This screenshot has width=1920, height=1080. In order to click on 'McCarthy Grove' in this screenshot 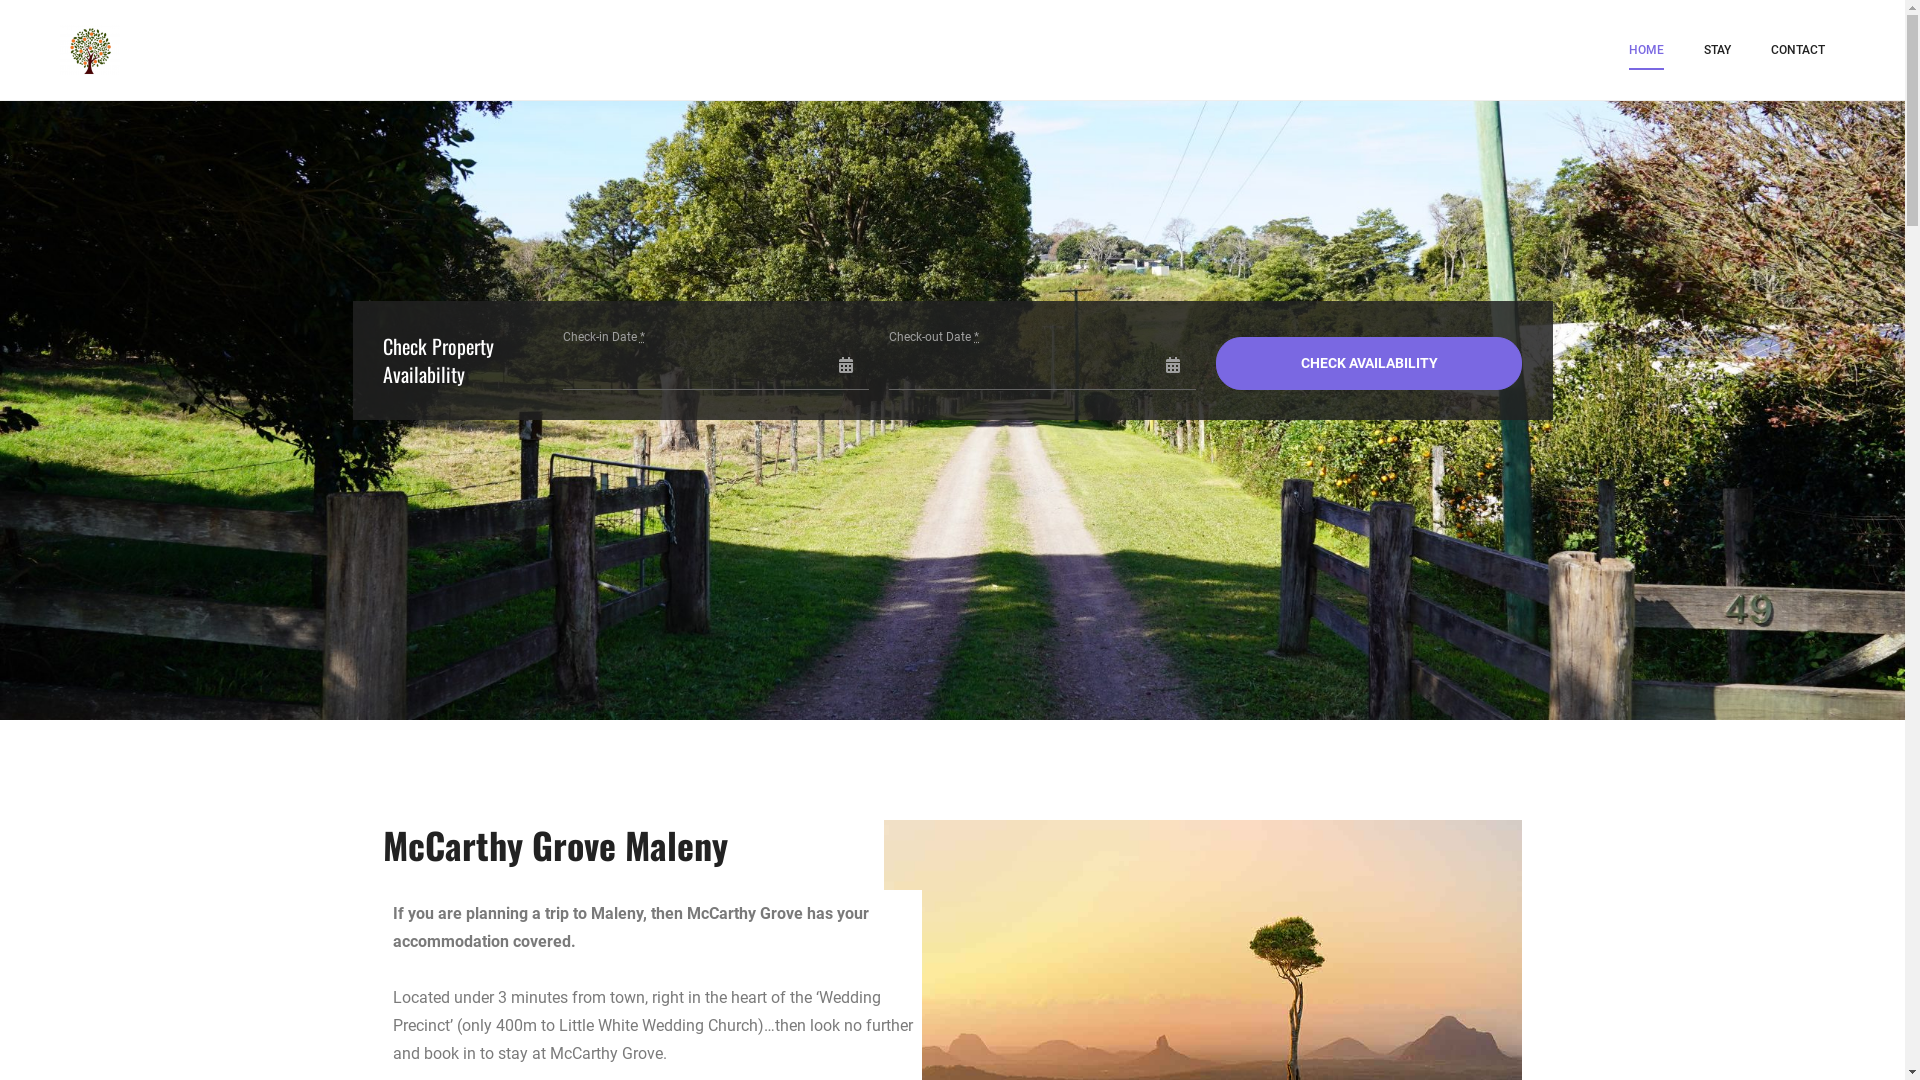, I will do `click(216, 61)`.